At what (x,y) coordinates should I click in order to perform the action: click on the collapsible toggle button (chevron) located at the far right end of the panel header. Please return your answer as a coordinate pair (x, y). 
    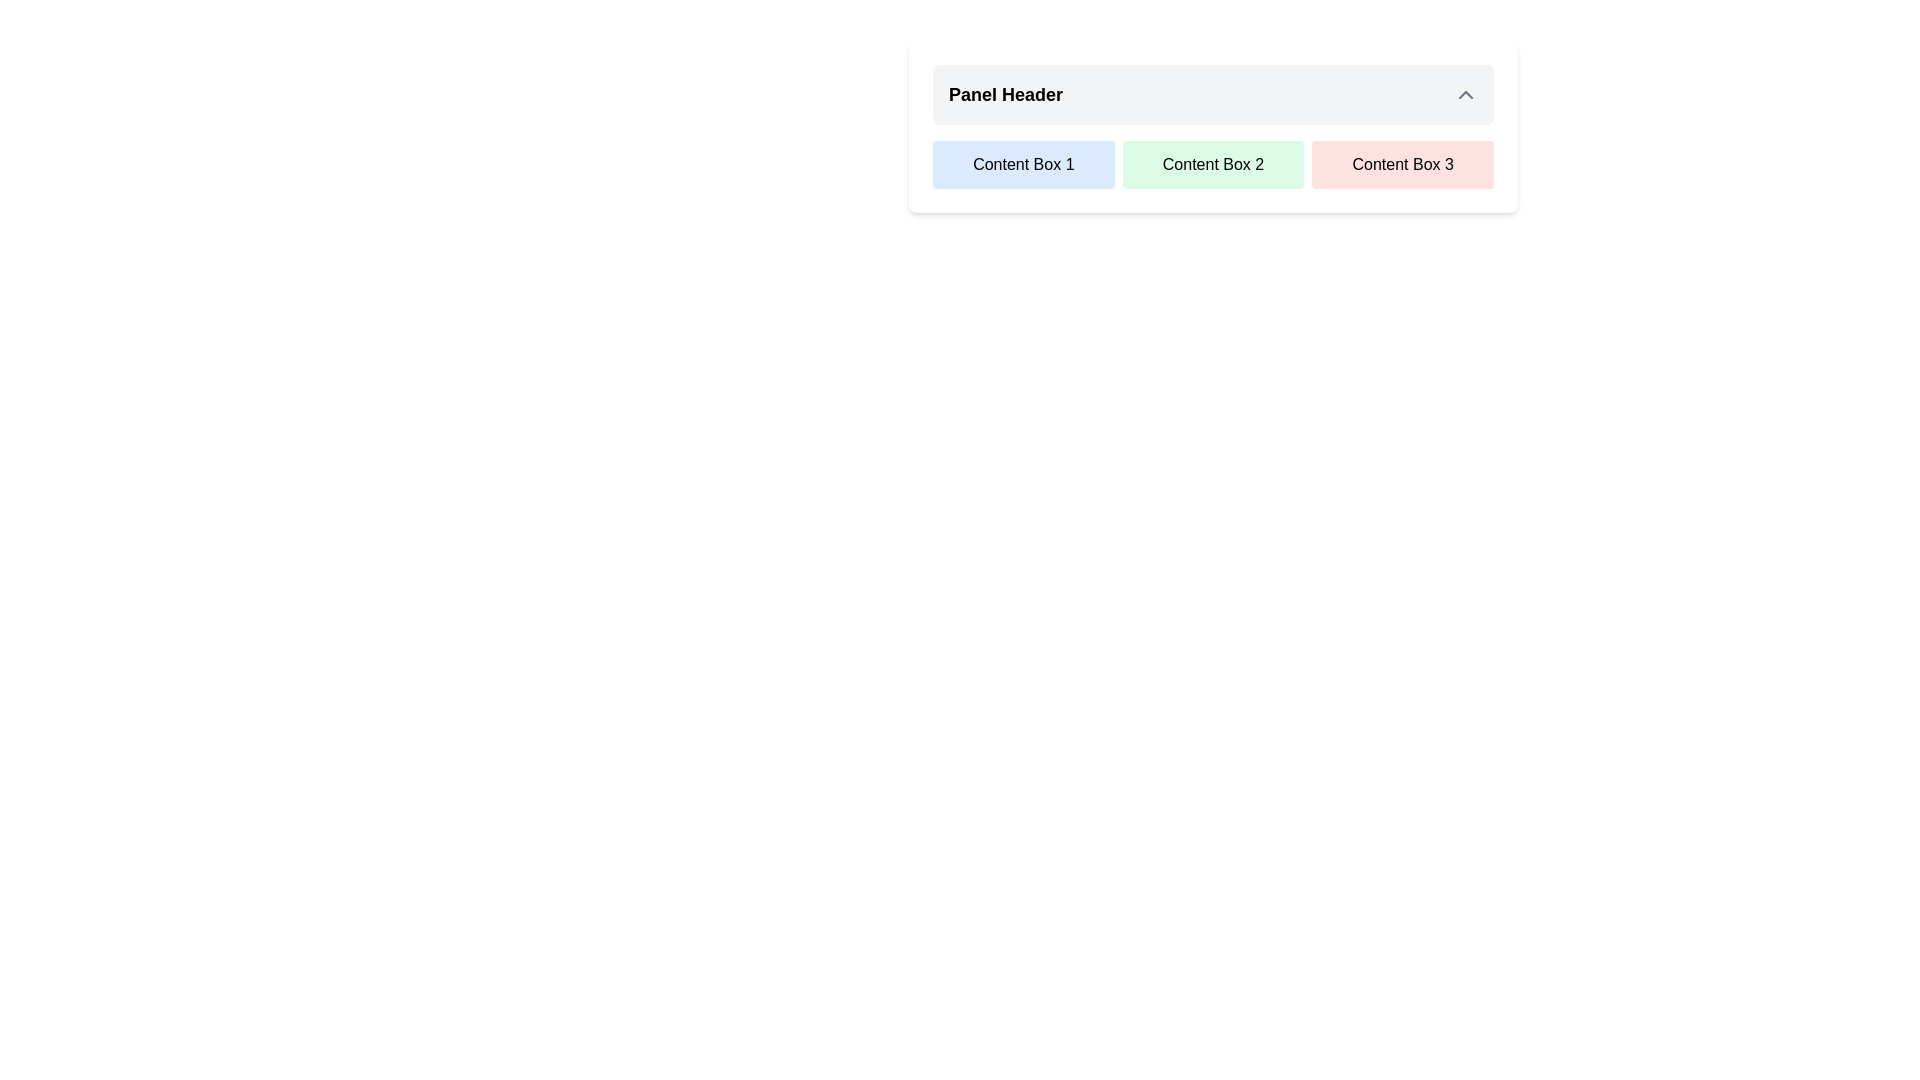
    Looking at the image, I should click on (1465, 95).